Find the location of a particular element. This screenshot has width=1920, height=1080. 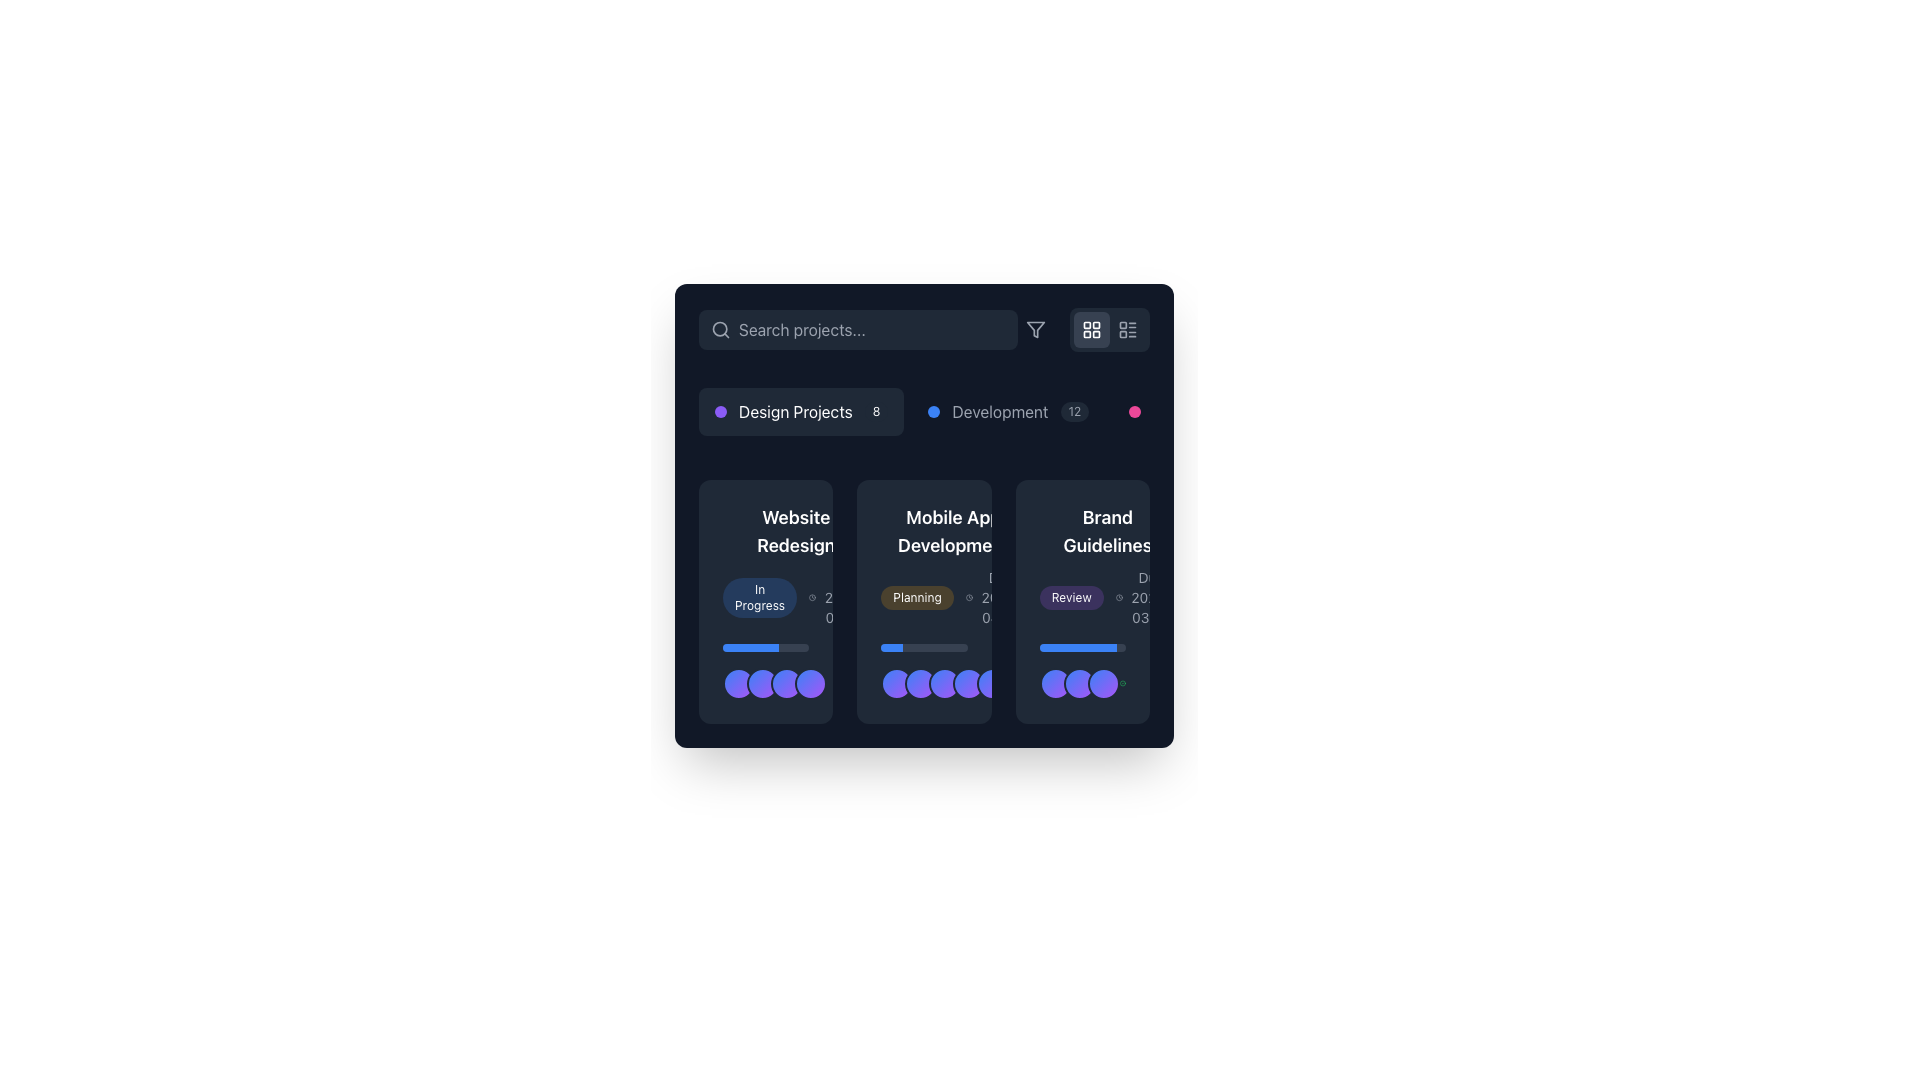

the highlighted button on the segmented control bar is located at coordinates (923, 411).